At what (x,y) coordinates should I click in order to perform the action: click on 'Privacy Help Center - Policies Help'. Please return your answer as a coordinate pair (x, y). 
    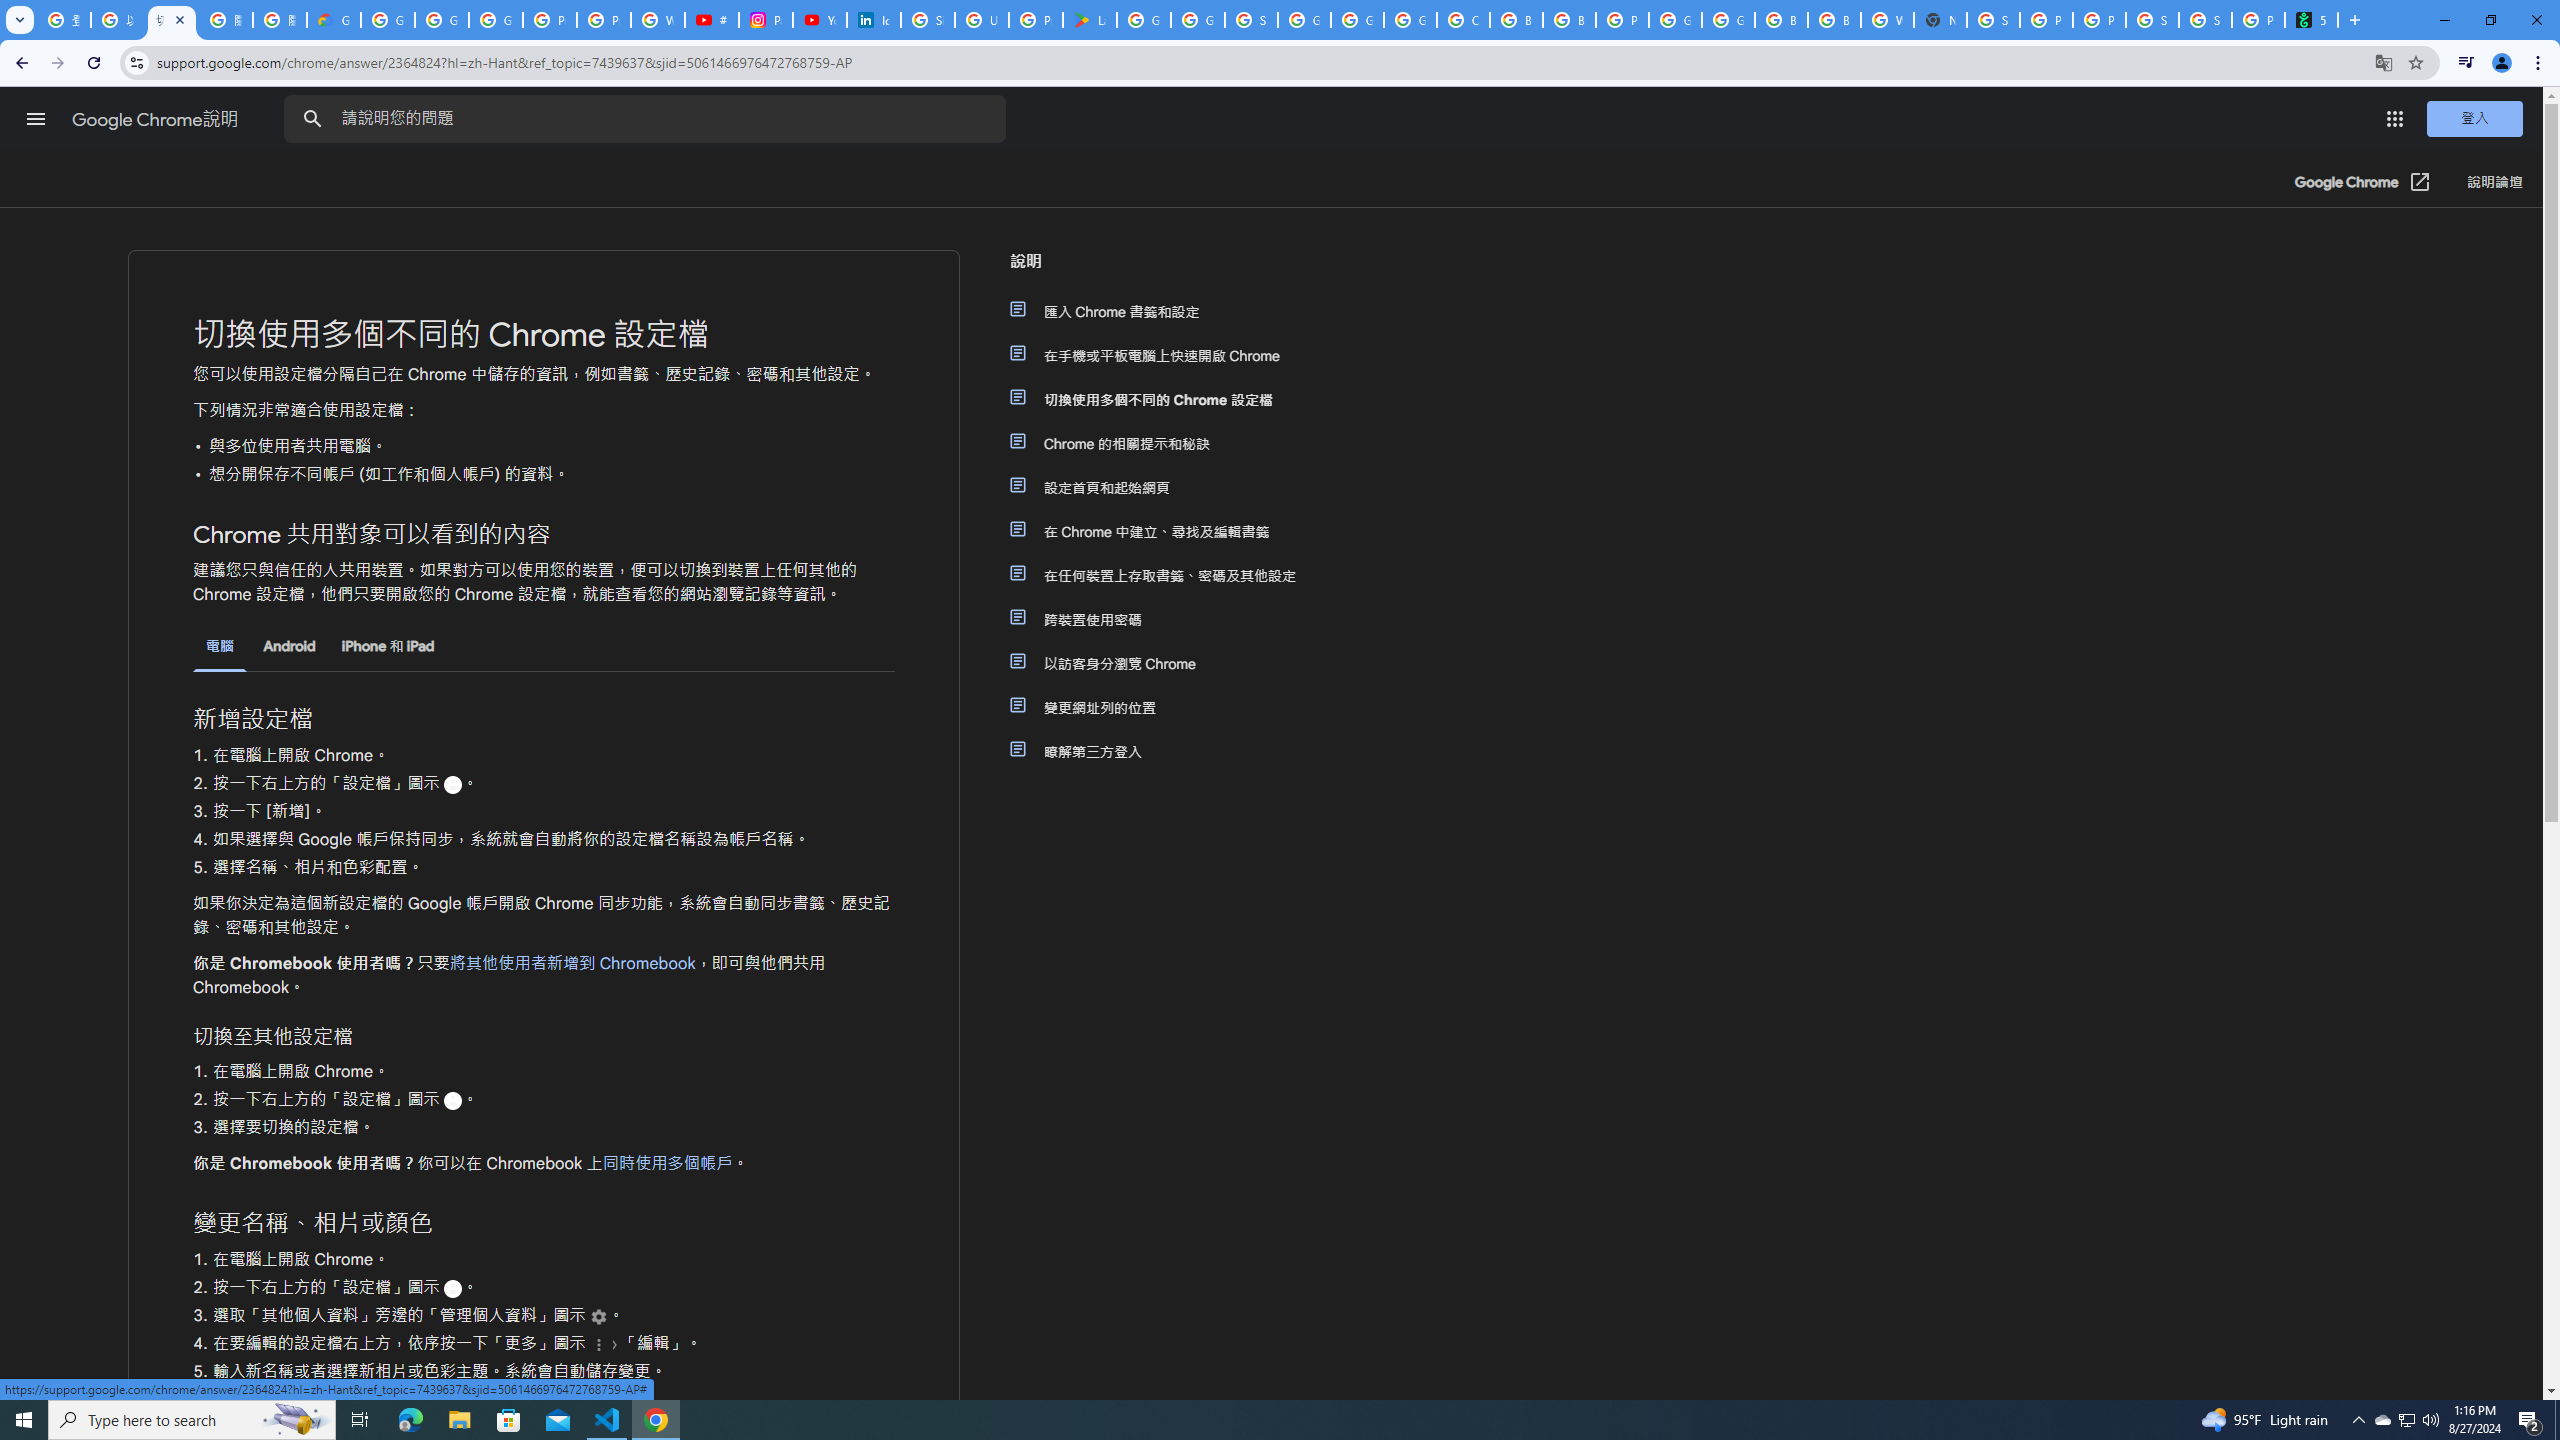
    Looking at the image, I should click on (603, 19).